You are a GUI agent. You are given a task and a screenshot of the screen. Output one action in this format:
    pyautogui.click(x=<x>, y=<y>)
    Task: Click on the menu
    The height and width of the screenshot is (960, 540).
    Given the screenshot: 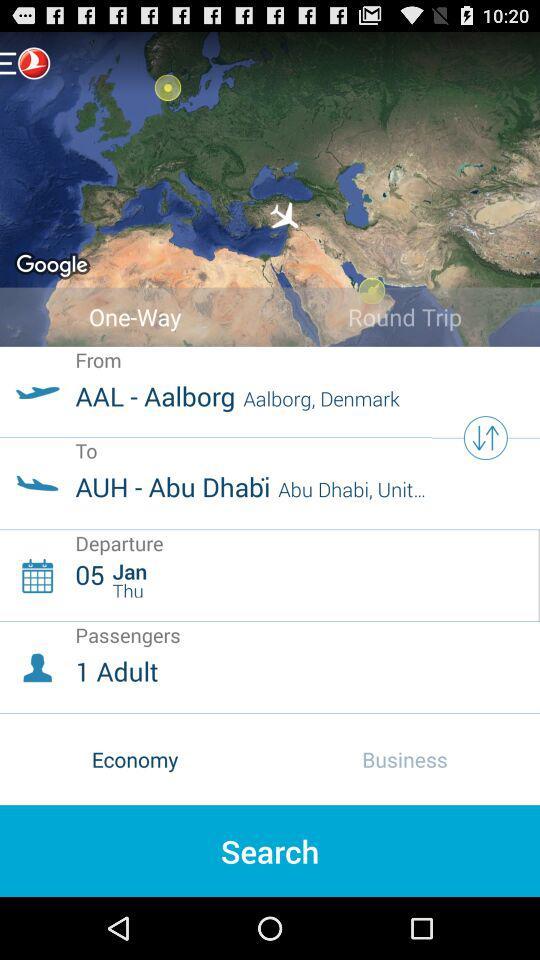 What is the action you would take?
    pyautogui.click(x=24, y=62)
    